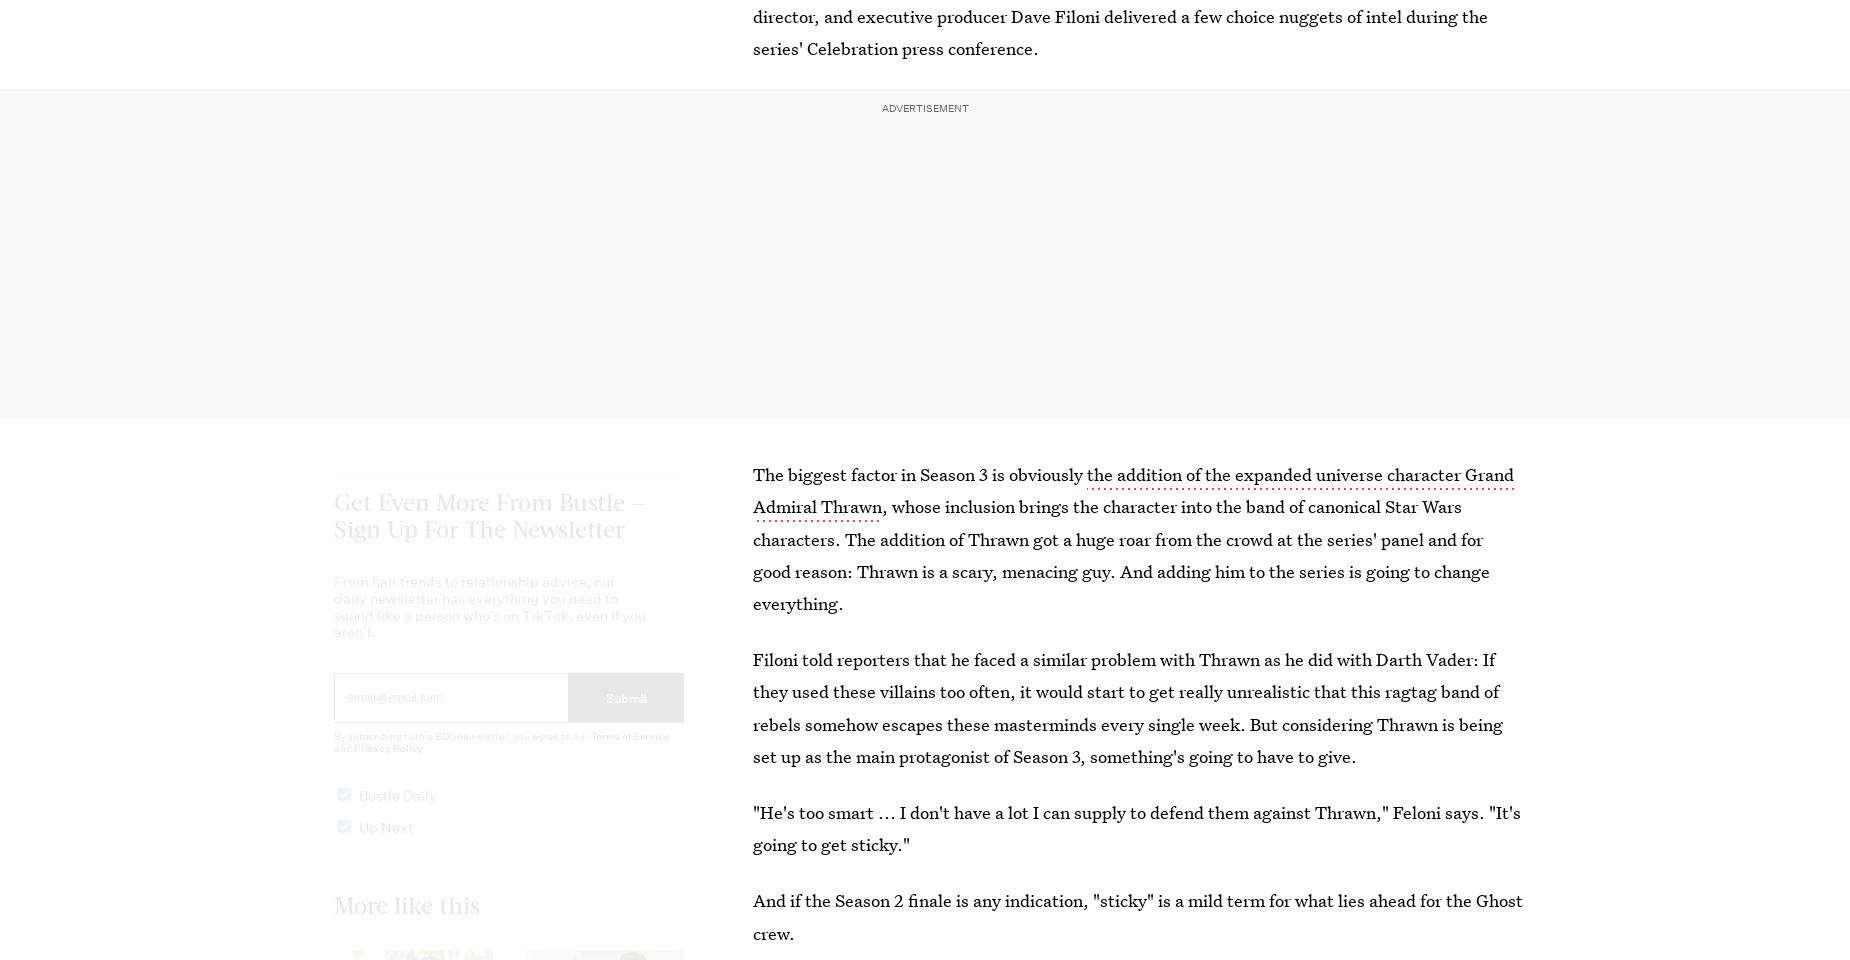  What do you see at coordinates (752, 707) in the screenshot?
I see `'Filoni told reporters that he faced a similar problem with Thrawn as he did with Darth Vader: If they used these villains too often, it would start to get really unrealistic that this ragtag band of rebels somehow escapes these masterminds every single week. But considering Thrawn is being set up as the main protagonist of Season 3, something's going to have to give.'` at bounding box center [752, 707].